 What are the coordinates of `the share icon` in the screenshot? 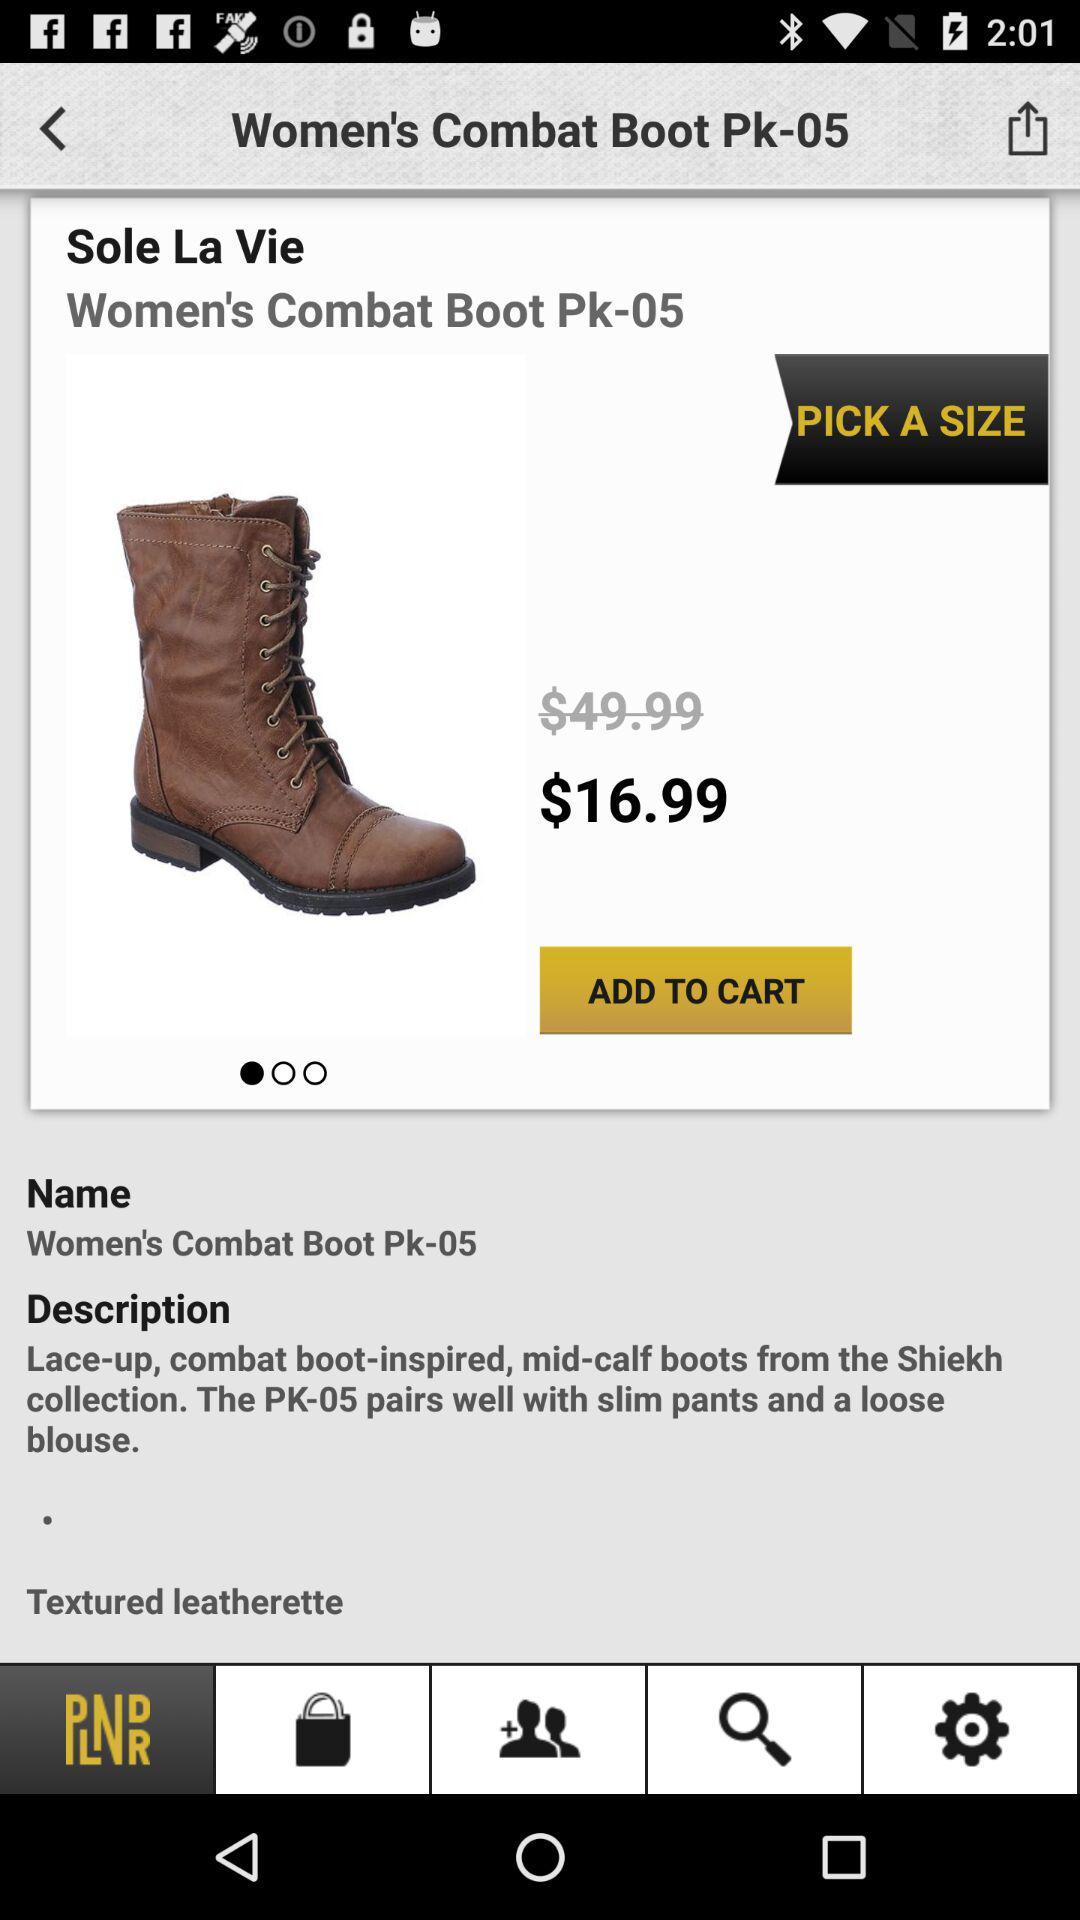 It's located at (1027, 136).